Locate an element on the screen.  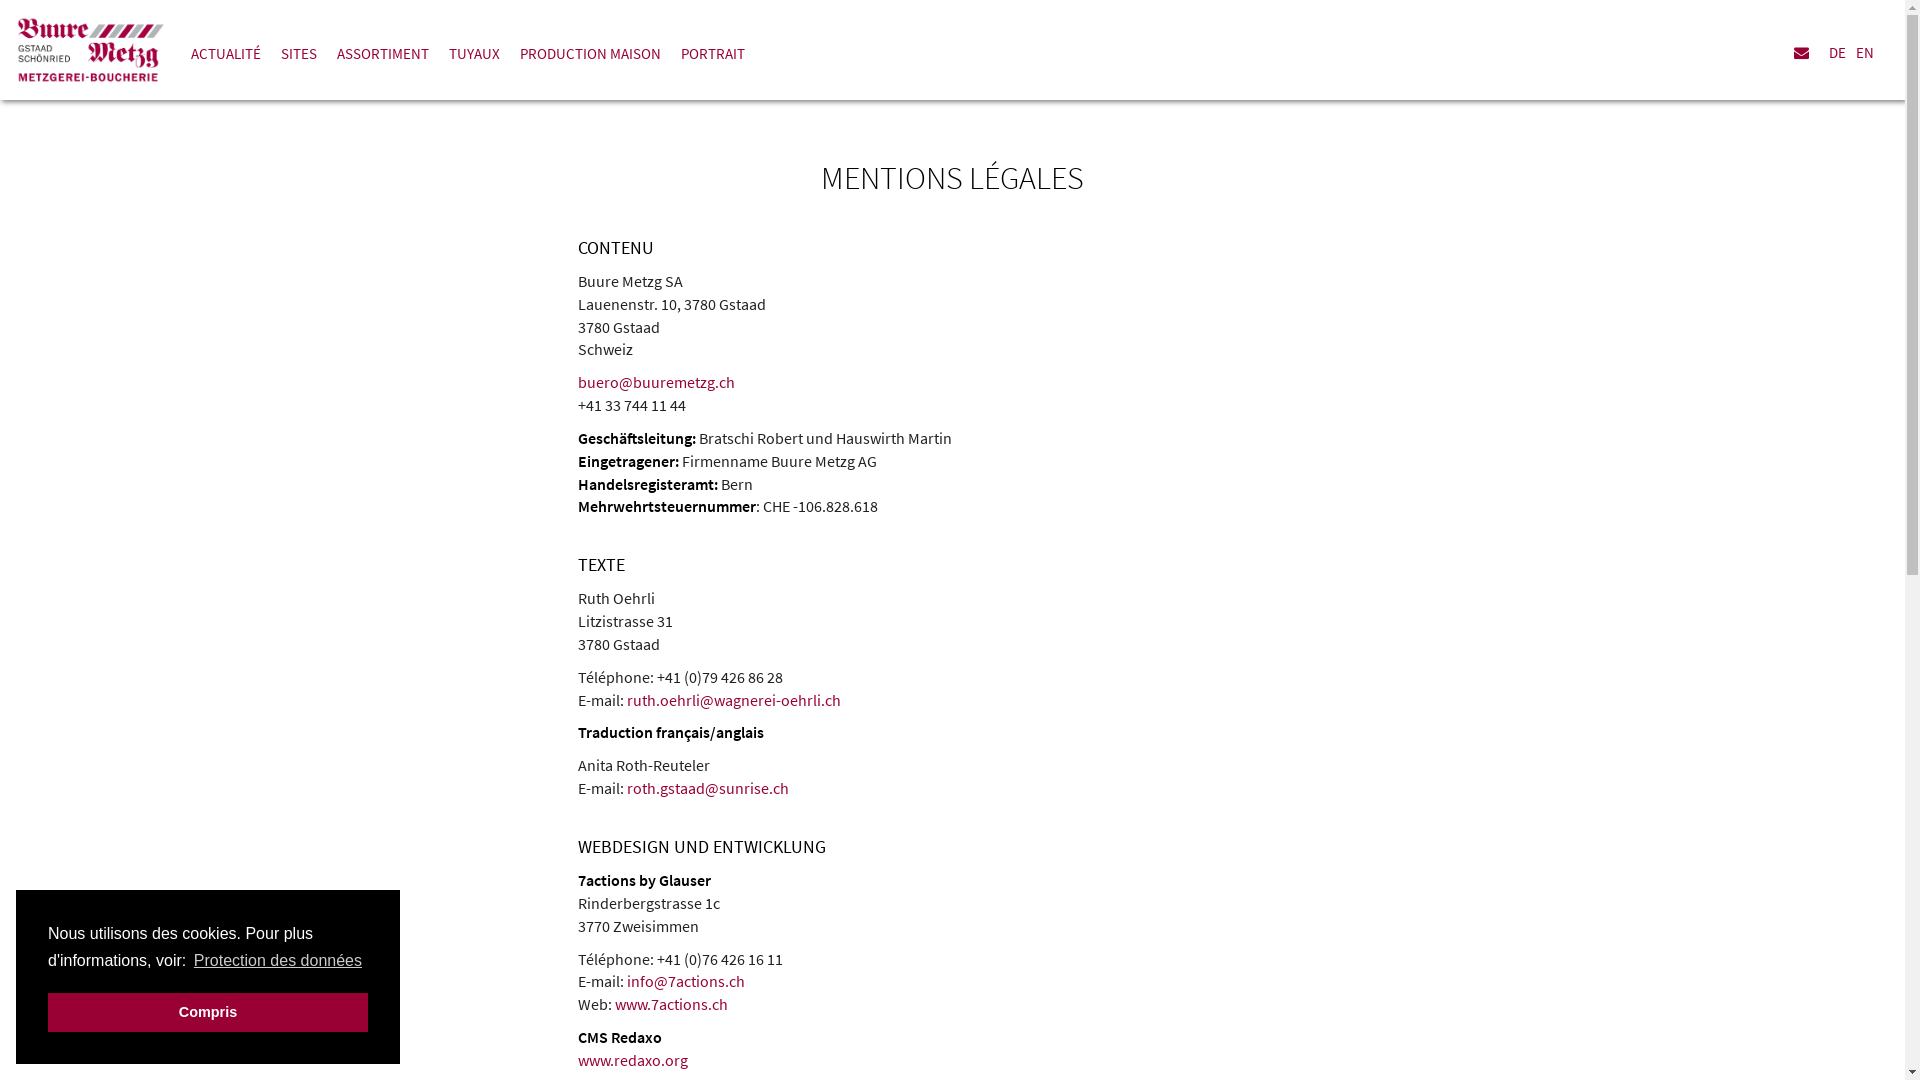
'PRODUCTION MAISON' is located at coordinates (589, 53).